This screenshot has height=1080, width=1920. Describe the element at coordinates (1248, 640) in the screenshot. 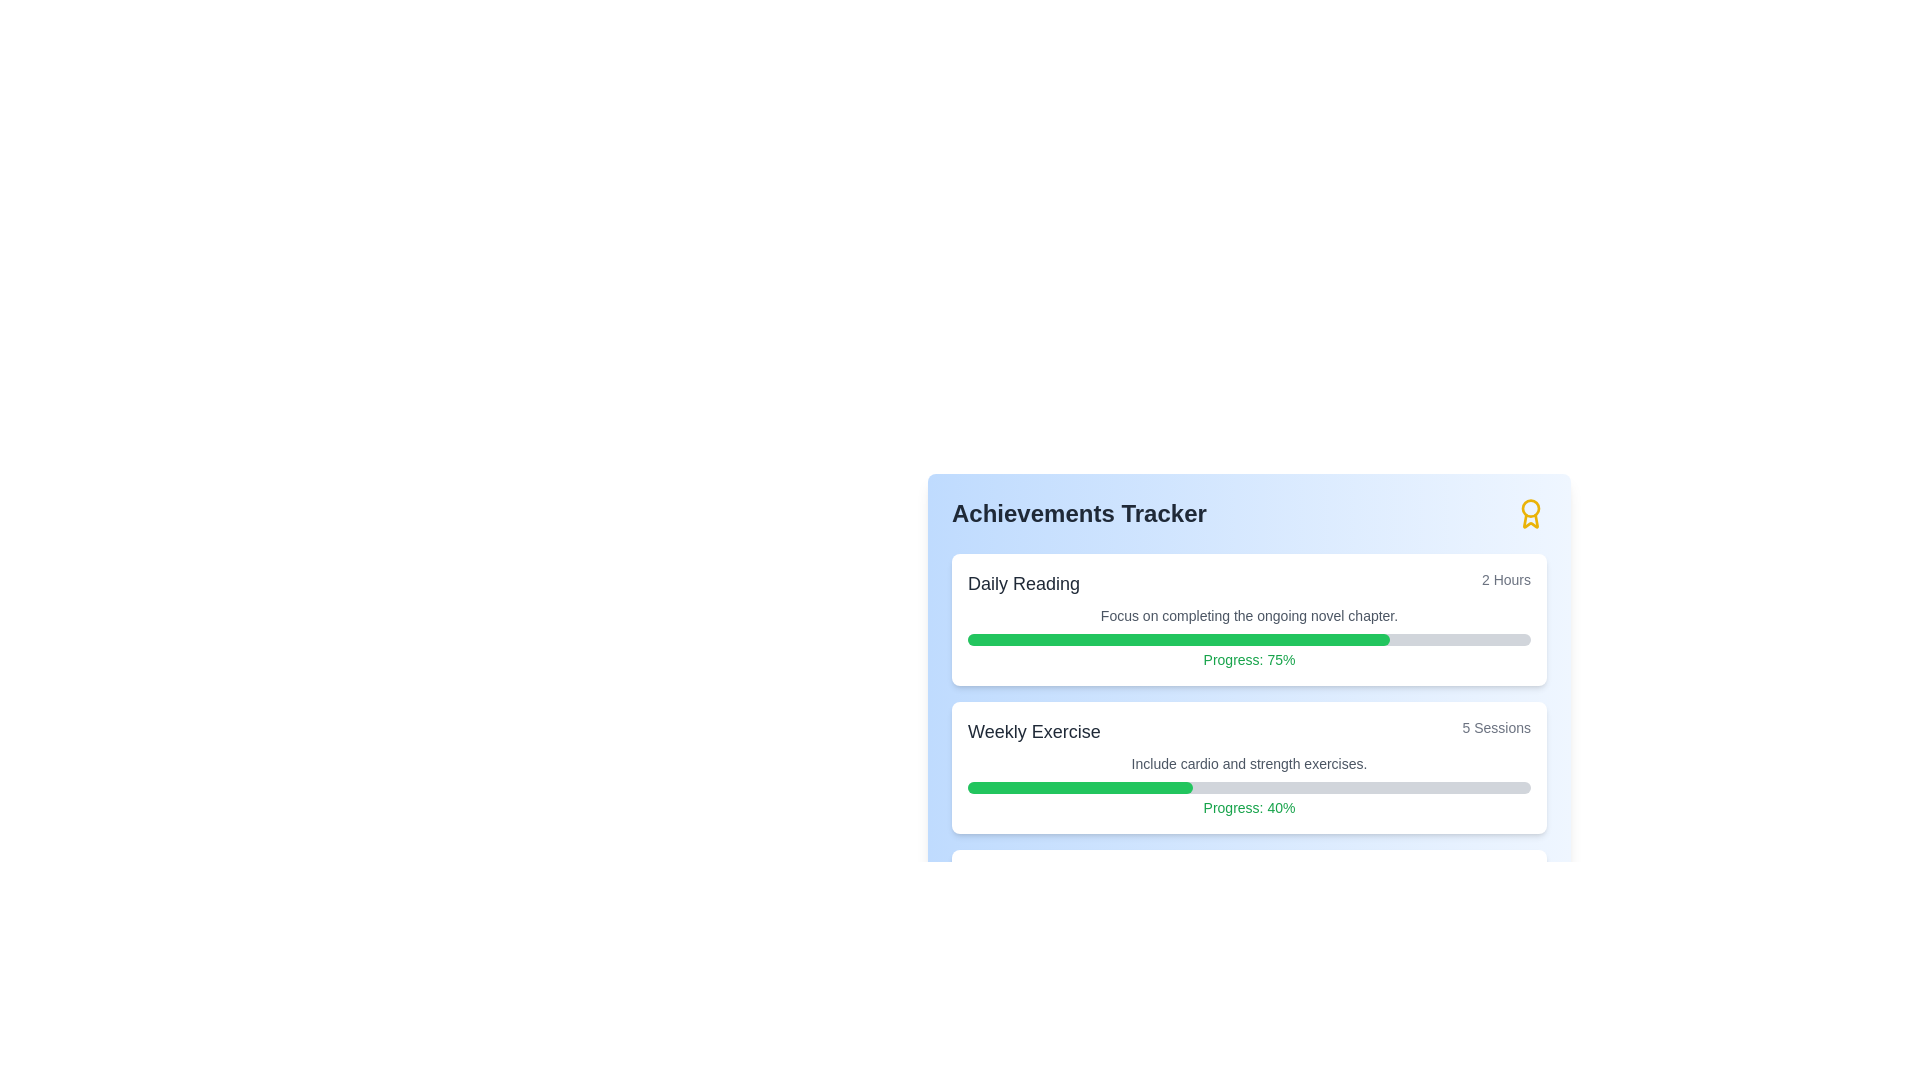

I see `the Progress bar within the 'Daily Reading' card, which visually represents a completion level of 75 percent, located in the 'Achievements Tracker' section` at that location.